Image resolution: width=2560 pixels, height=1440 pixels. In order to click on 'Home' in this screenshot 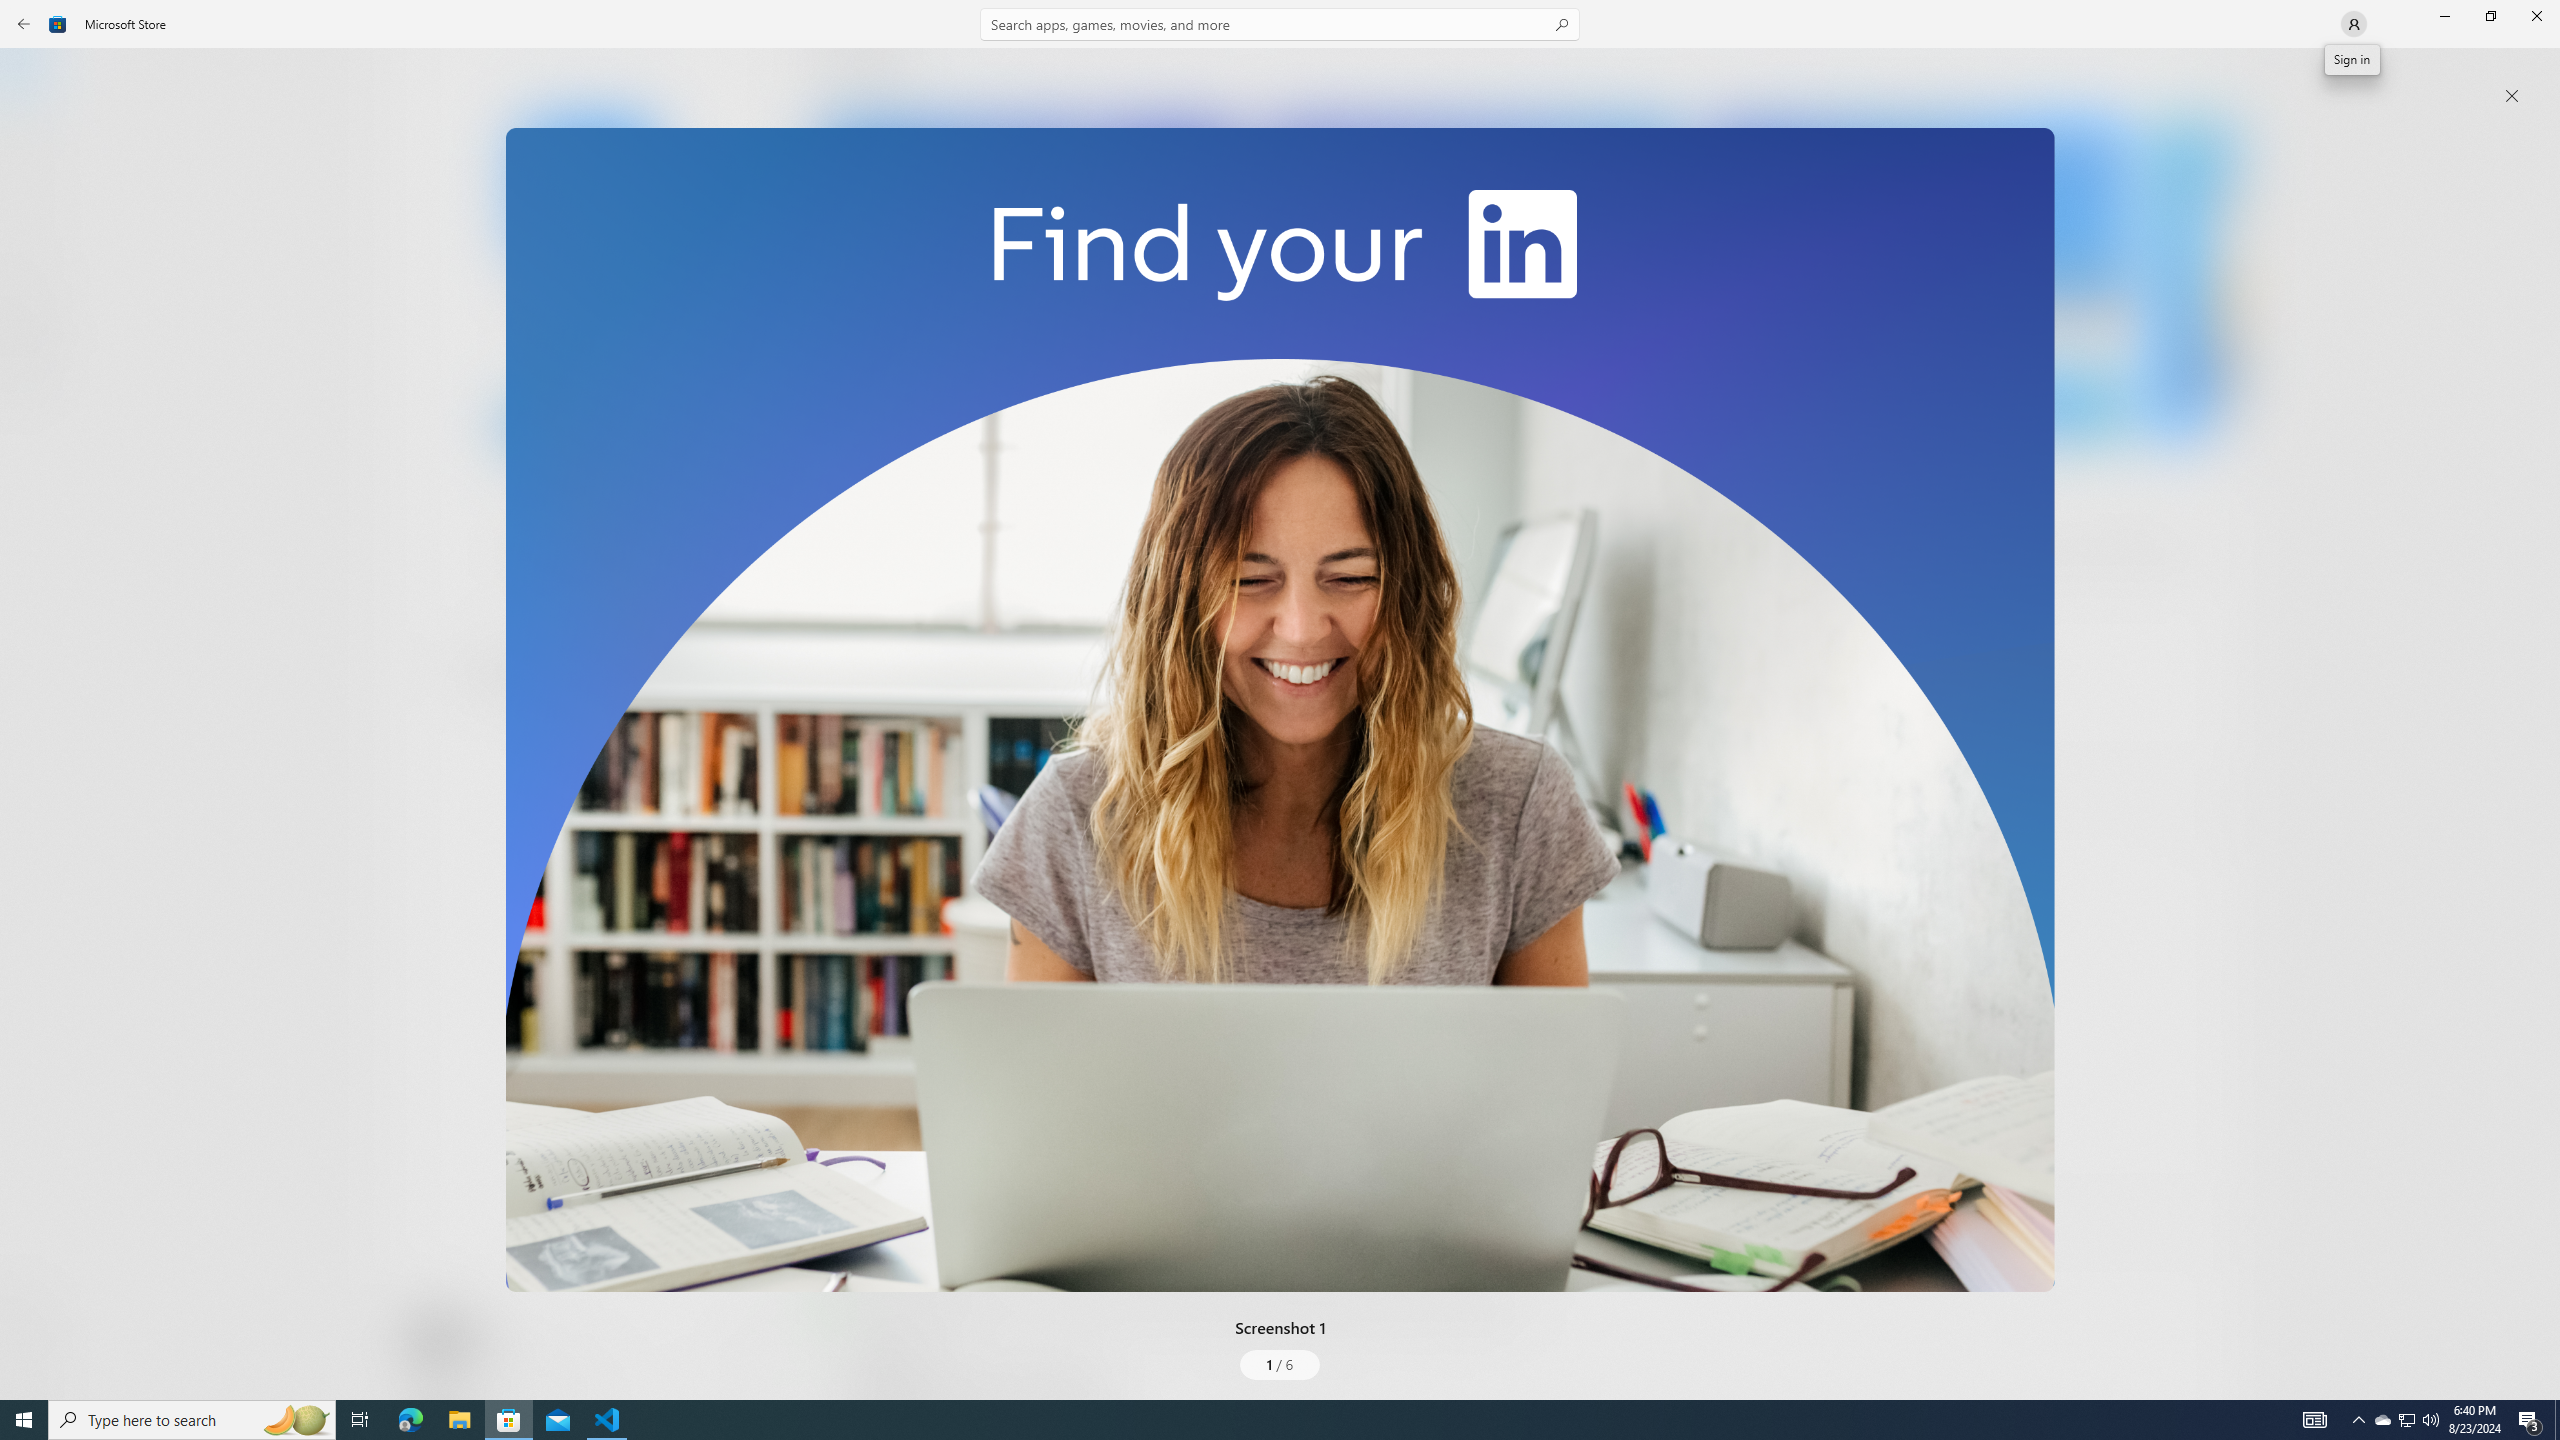, I will do `click(34, 78)`.